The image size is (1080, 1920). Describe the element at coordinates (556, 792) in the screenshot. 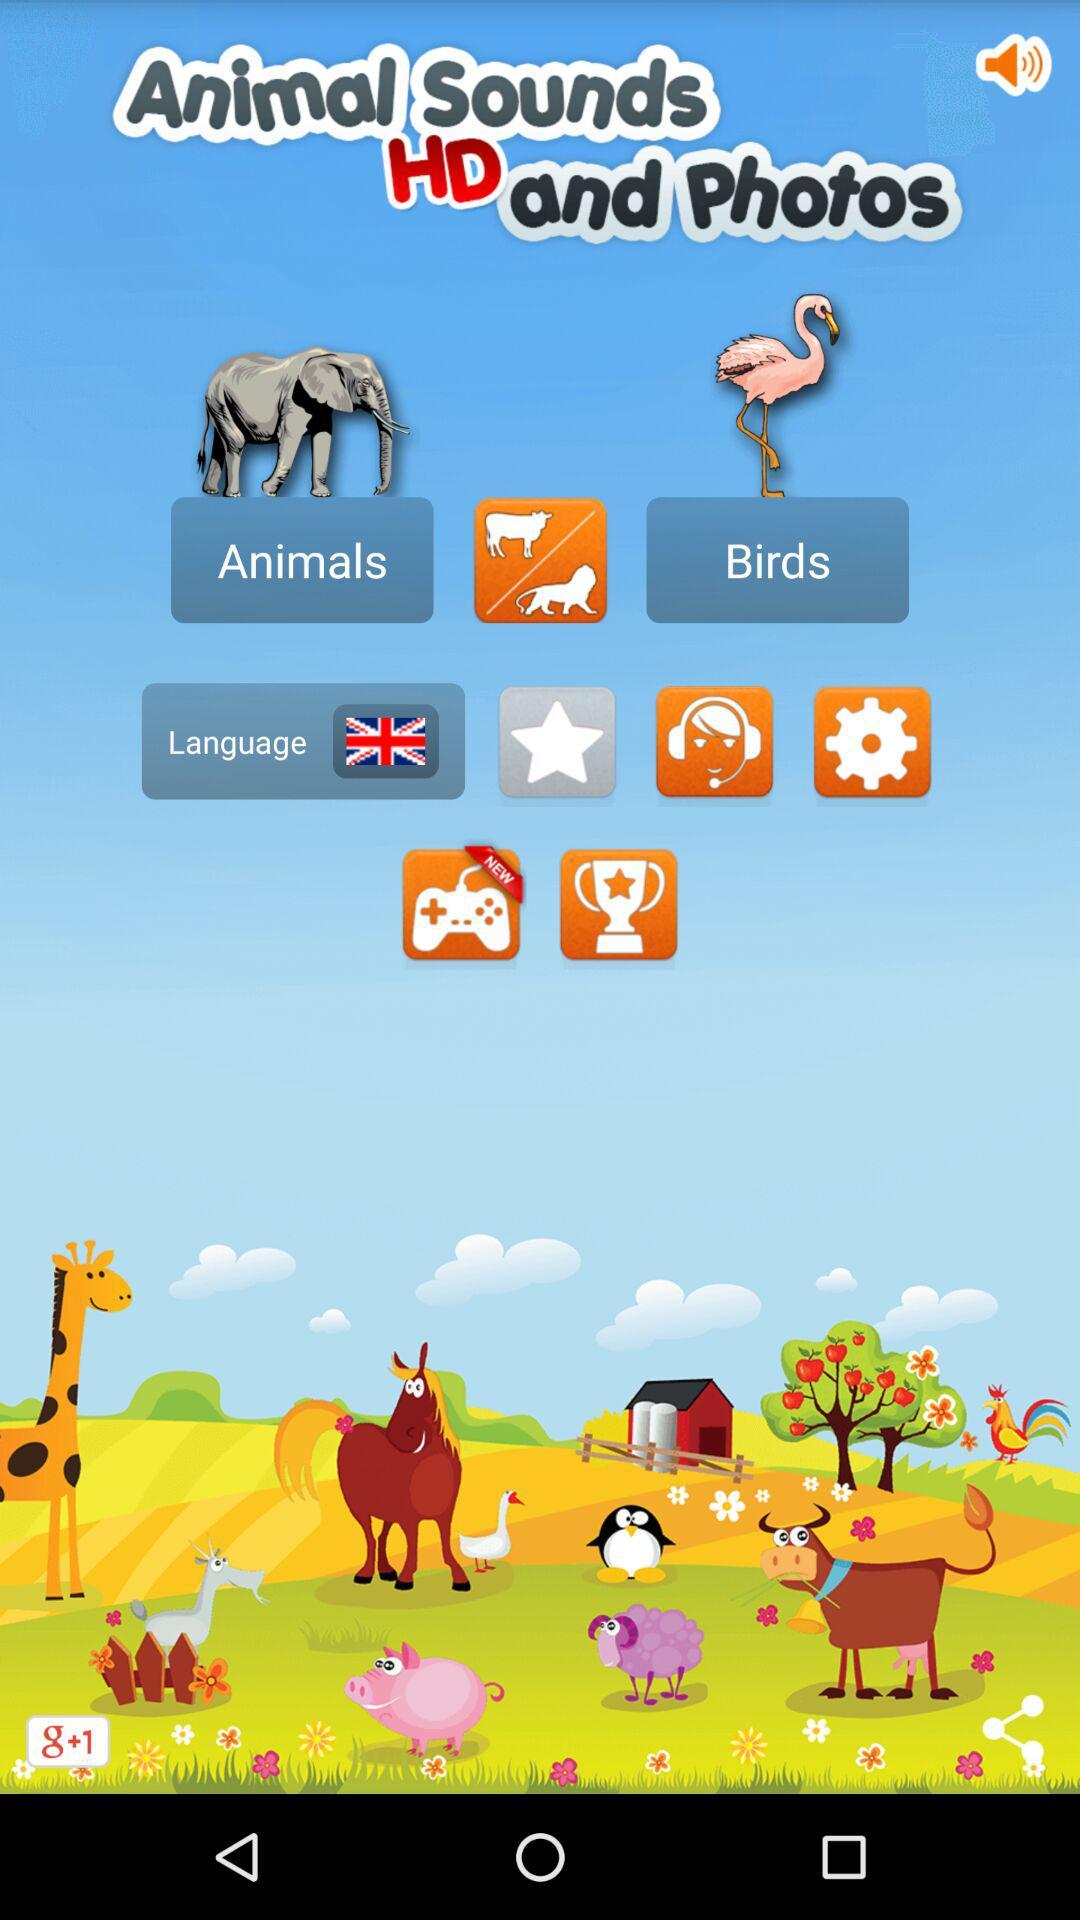

I see `the star icon` at that location.